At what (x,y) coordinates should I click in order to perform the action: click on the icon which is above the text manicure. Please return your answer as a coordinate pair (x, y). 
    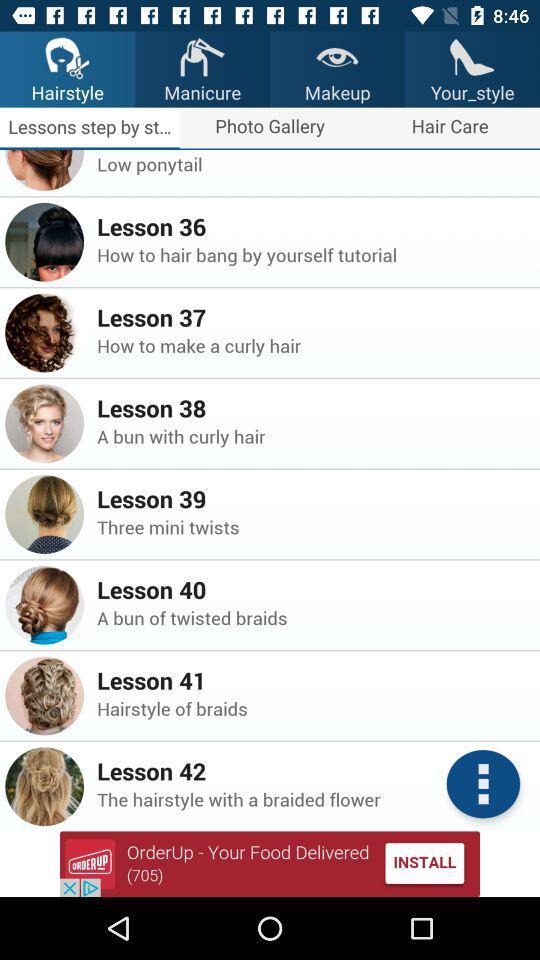
    Looking at the image, I should click on (202, 56).